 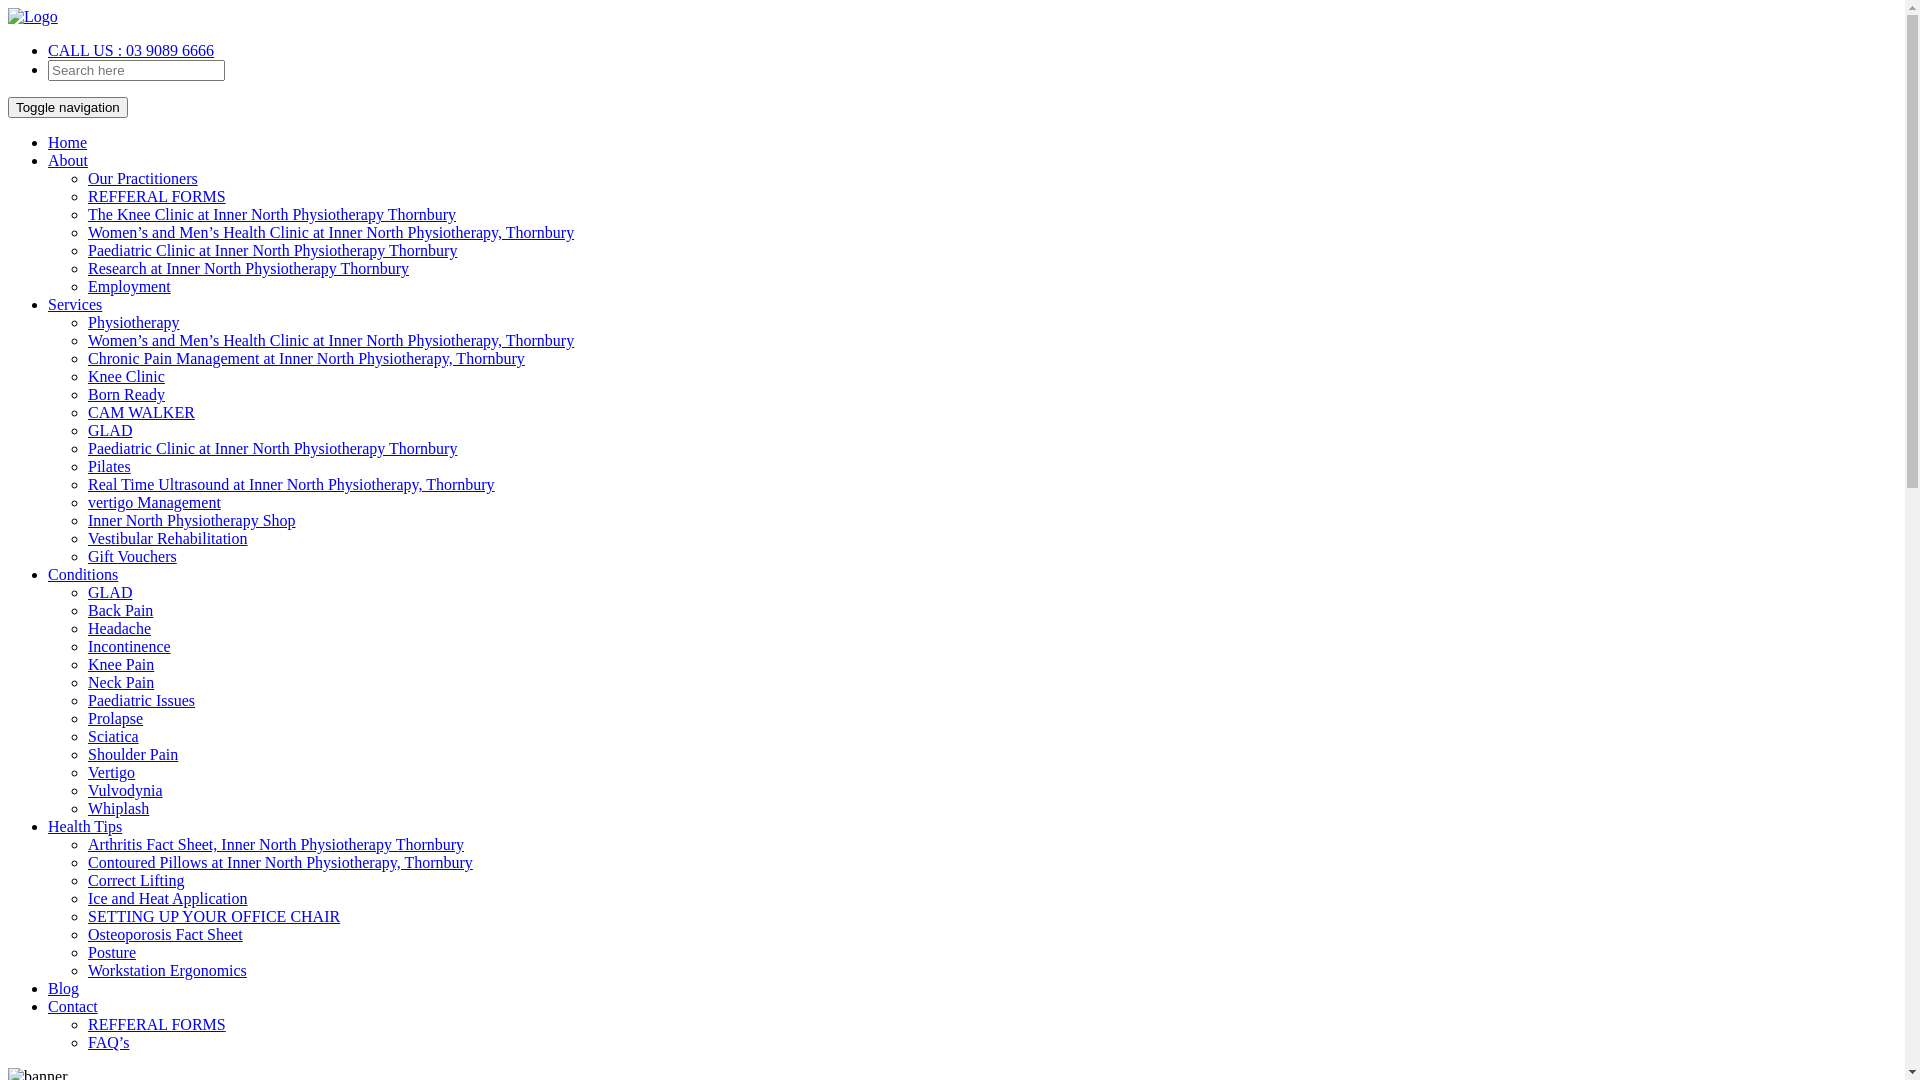 I want to click on 'Back Pain', so click(x=86, y=609).